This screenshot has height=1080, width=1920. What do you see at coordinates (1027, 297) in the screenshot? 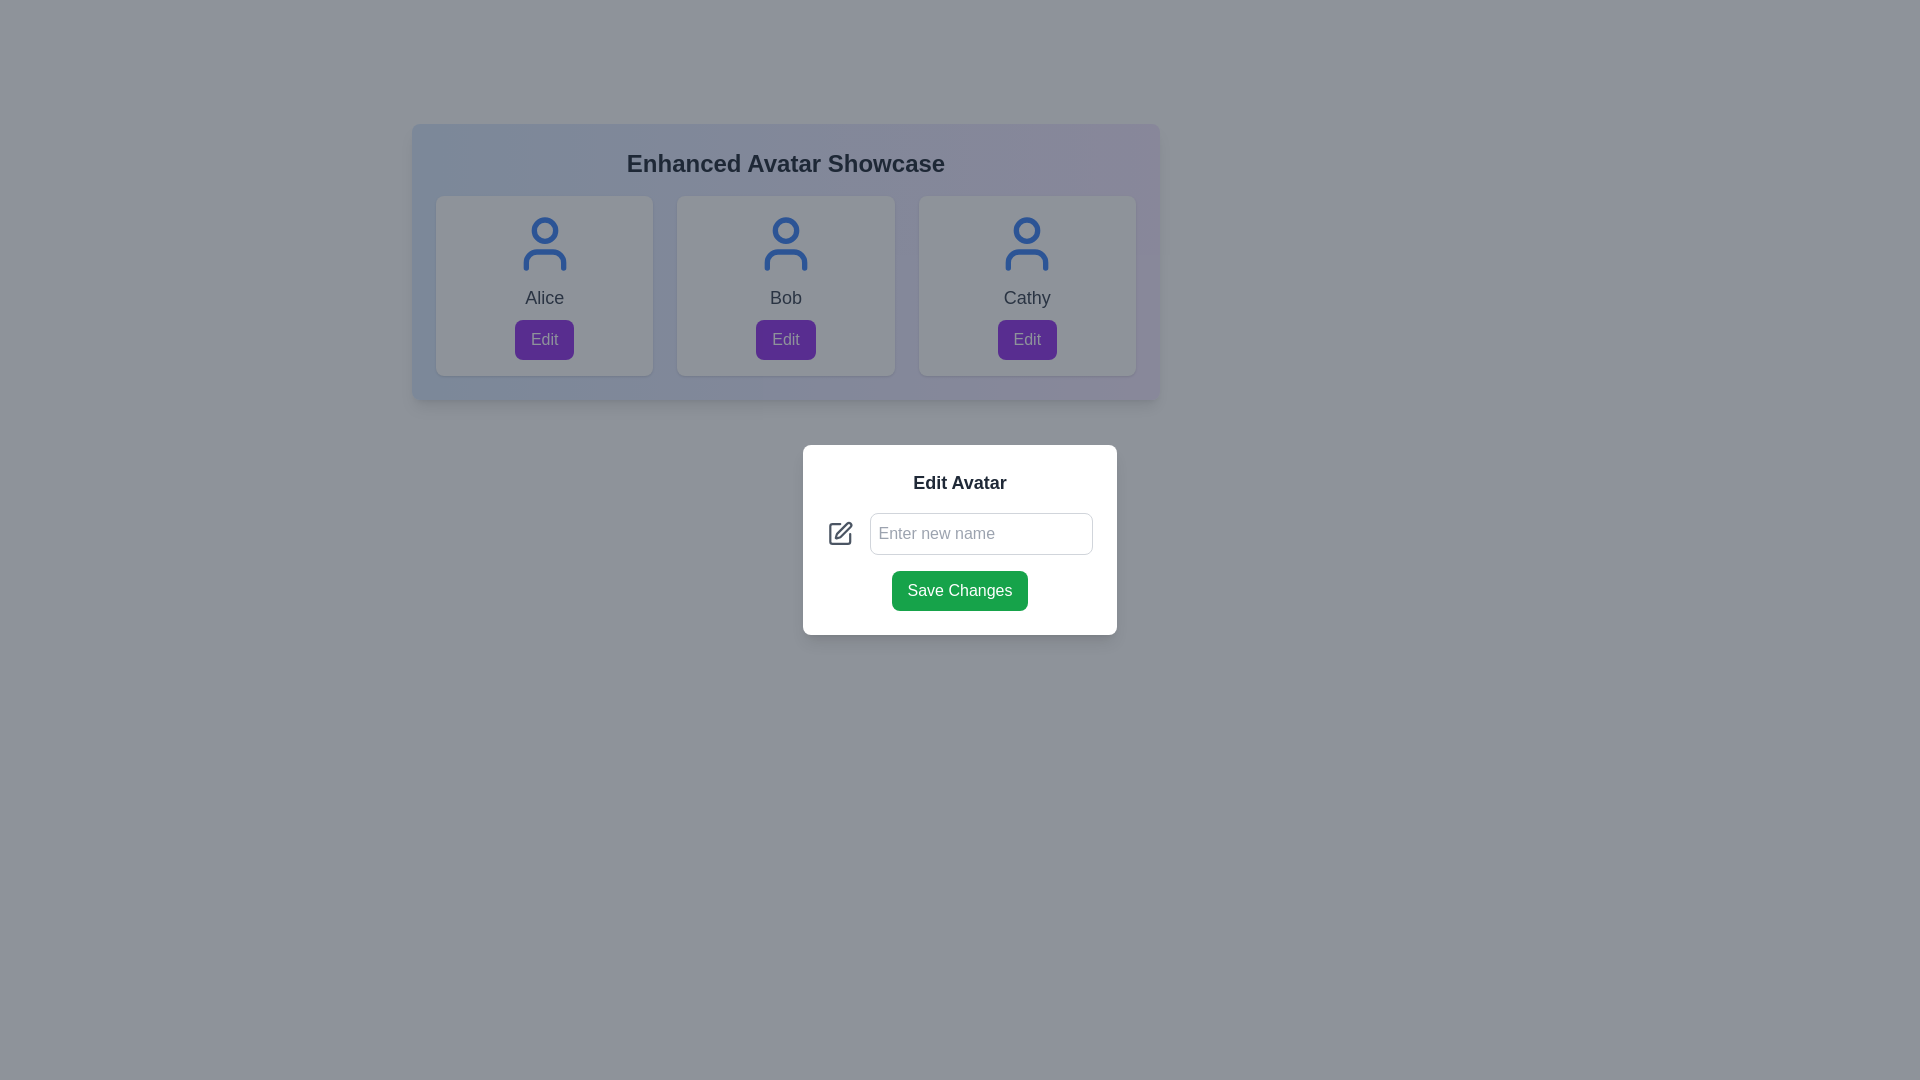
I see `the text label displaying the name 'Cathy', which is styled with medium font size and gray color, located in the third card below the avatar icon and above the 'Edit' button` at bounding box center [1027, 297].